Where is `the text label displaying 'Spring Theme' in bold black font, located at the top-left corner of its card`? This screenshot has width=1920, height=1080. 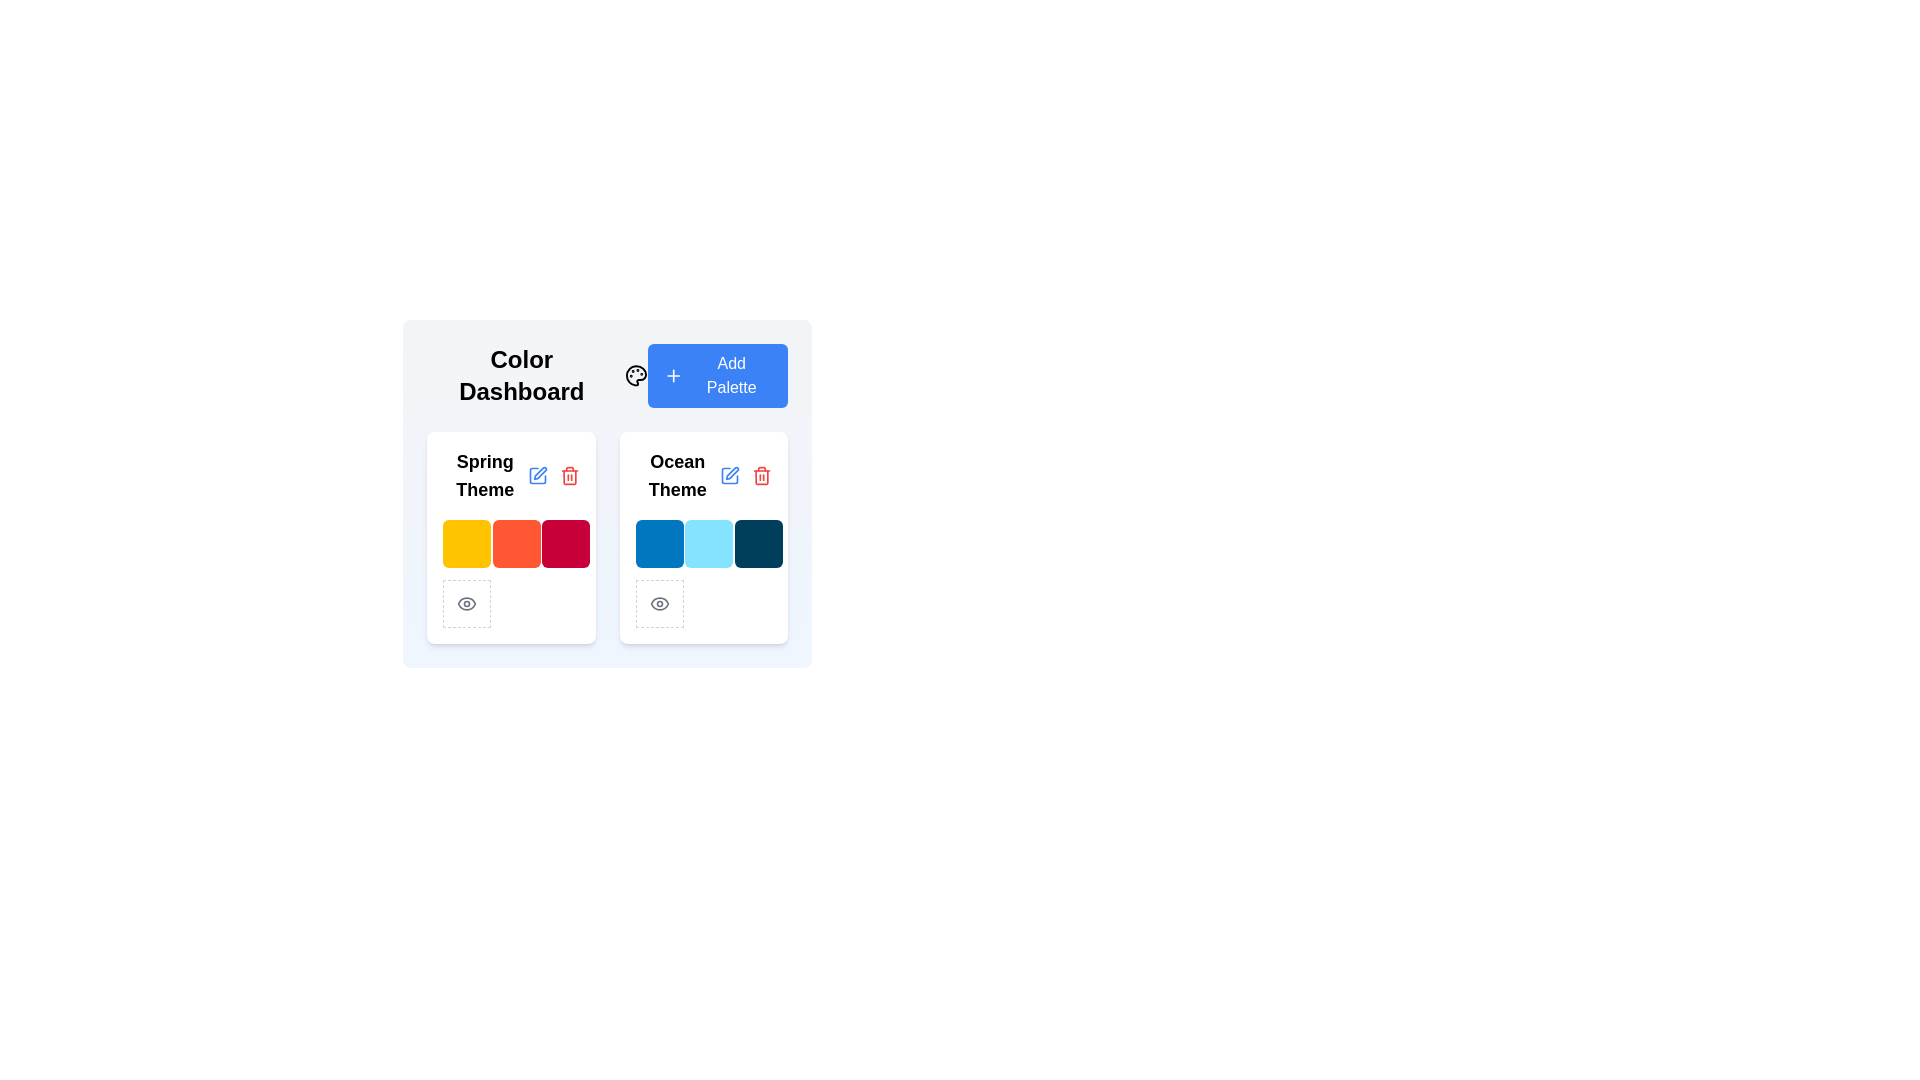
the text label displaying 'Spring Theme' in bold black font, located at the top-left corner of its card is located at coordinates (511, 475).